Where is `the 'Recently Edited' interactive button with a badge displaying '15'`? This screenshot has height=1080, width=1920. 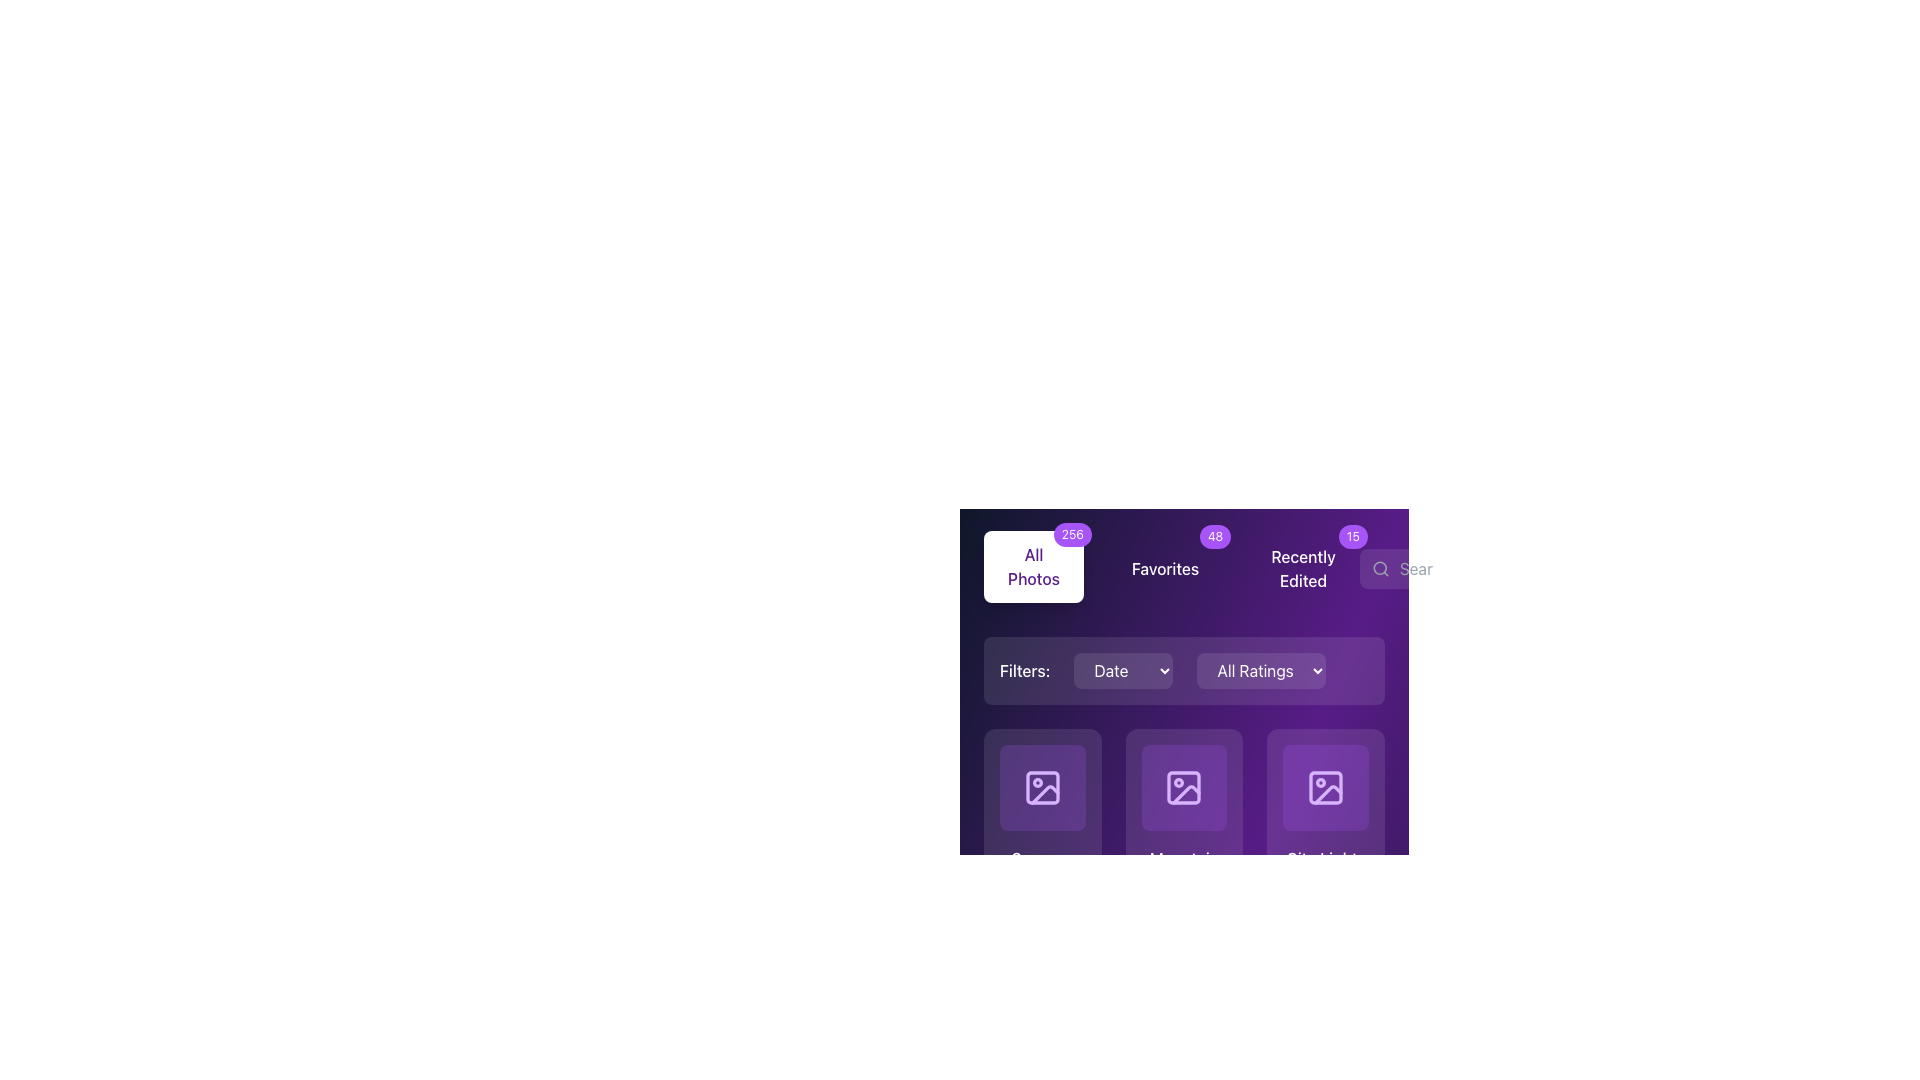 the 'Recently Edited' interactive button with a badge displaying '15' is located at coordinates (1303, 569).